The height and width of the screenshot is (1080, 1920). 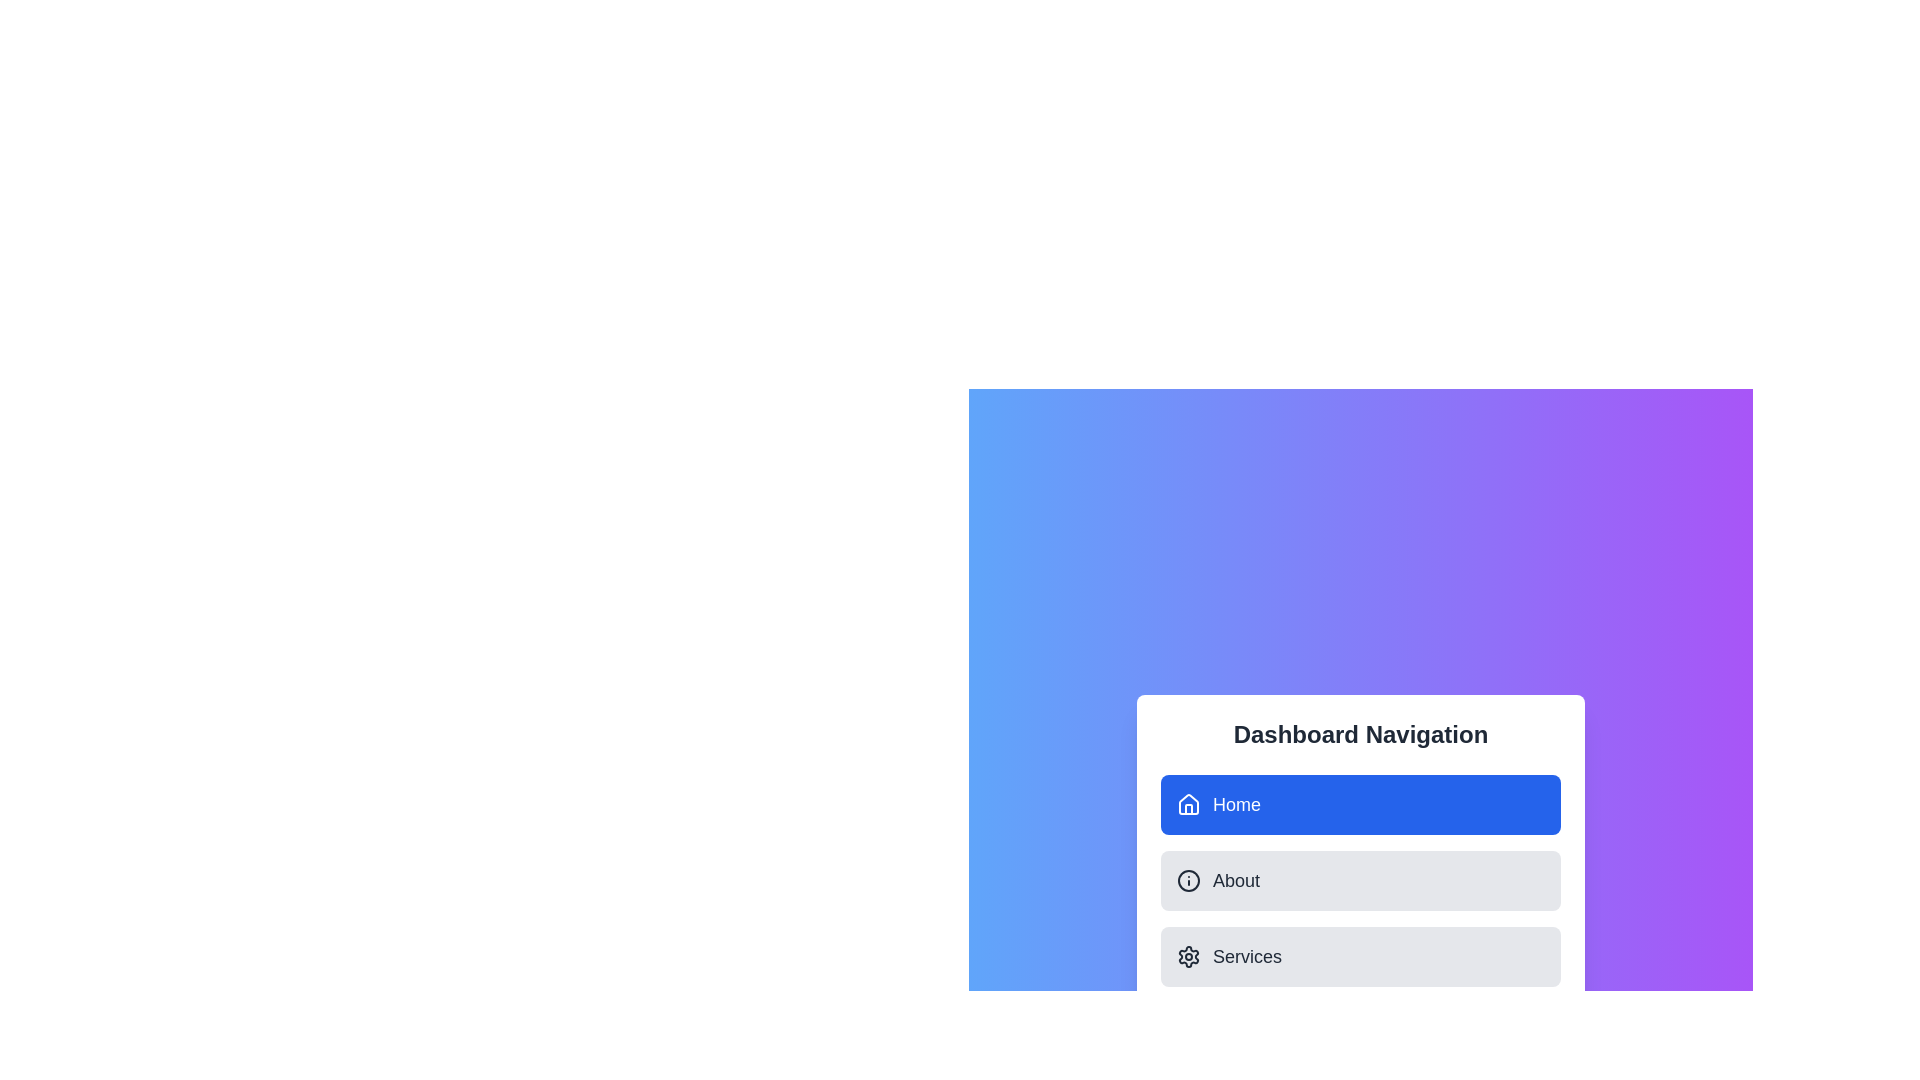 What do you see at coordinates (1360, 735) in the screenshot?
I see `the Text Label that serves as a section title for the navigation menu, located at the top of the navigation component` at bounding box center [1360, 735].